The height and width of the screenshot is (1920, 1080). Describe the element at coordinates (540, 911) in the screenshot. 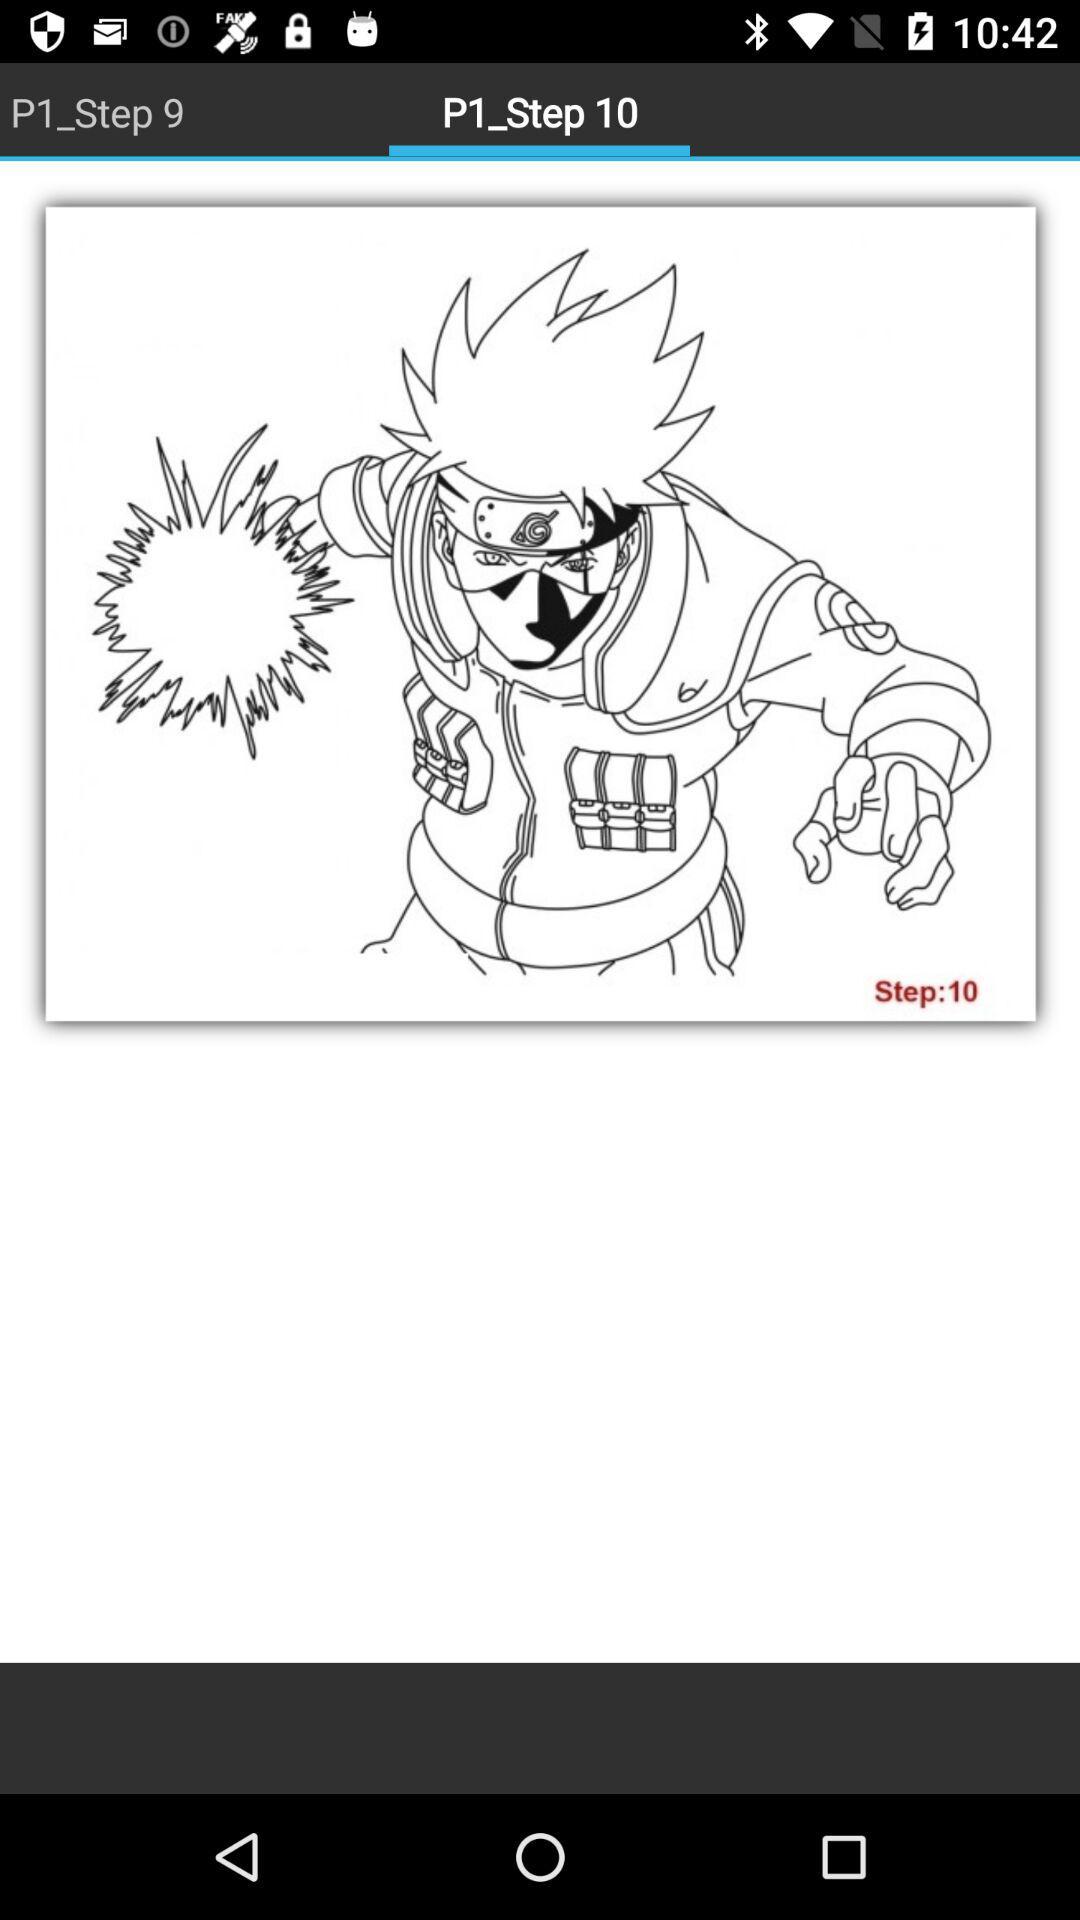

I see `screen` at that location.